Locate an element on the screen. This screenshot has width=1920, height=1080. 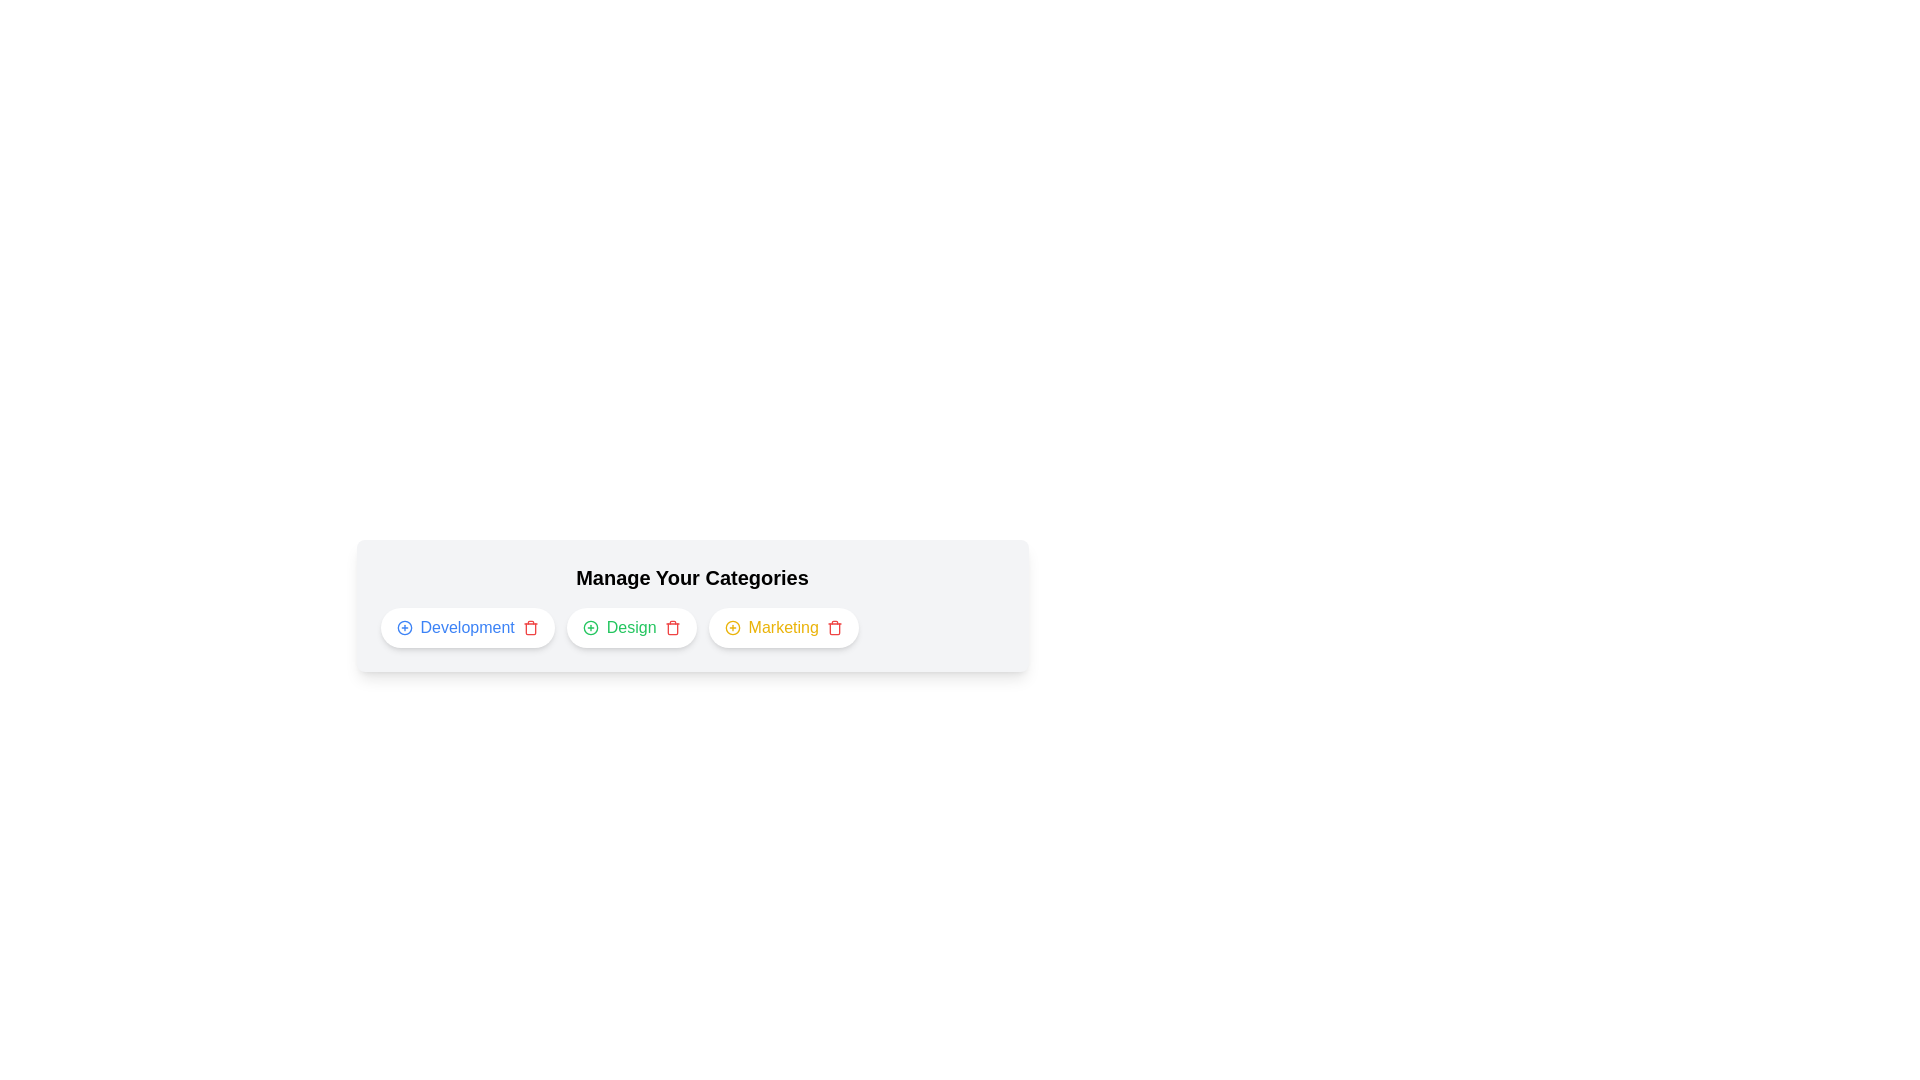
trash icon for the category Design to remove it is located at coordinates (672, 627).